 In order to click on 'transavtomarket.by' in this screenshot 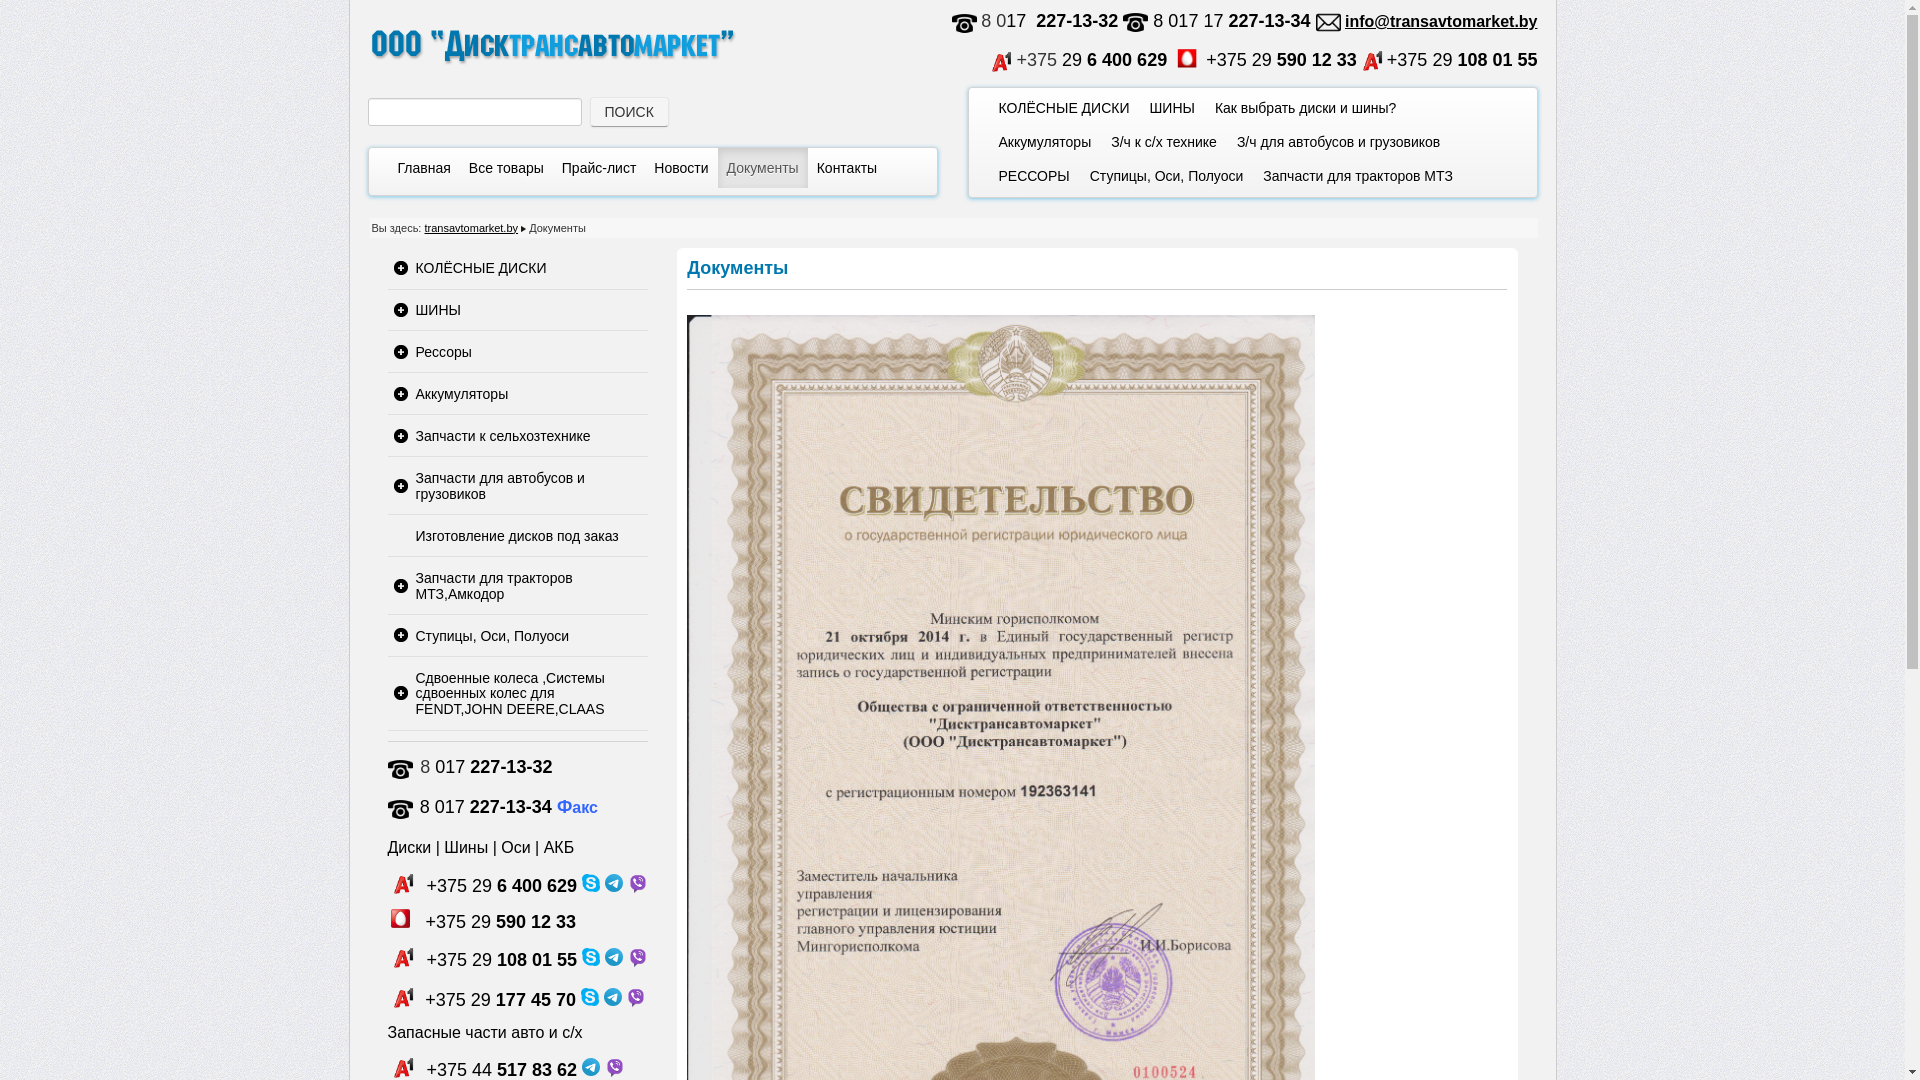, I will do `click(469, 226)`.